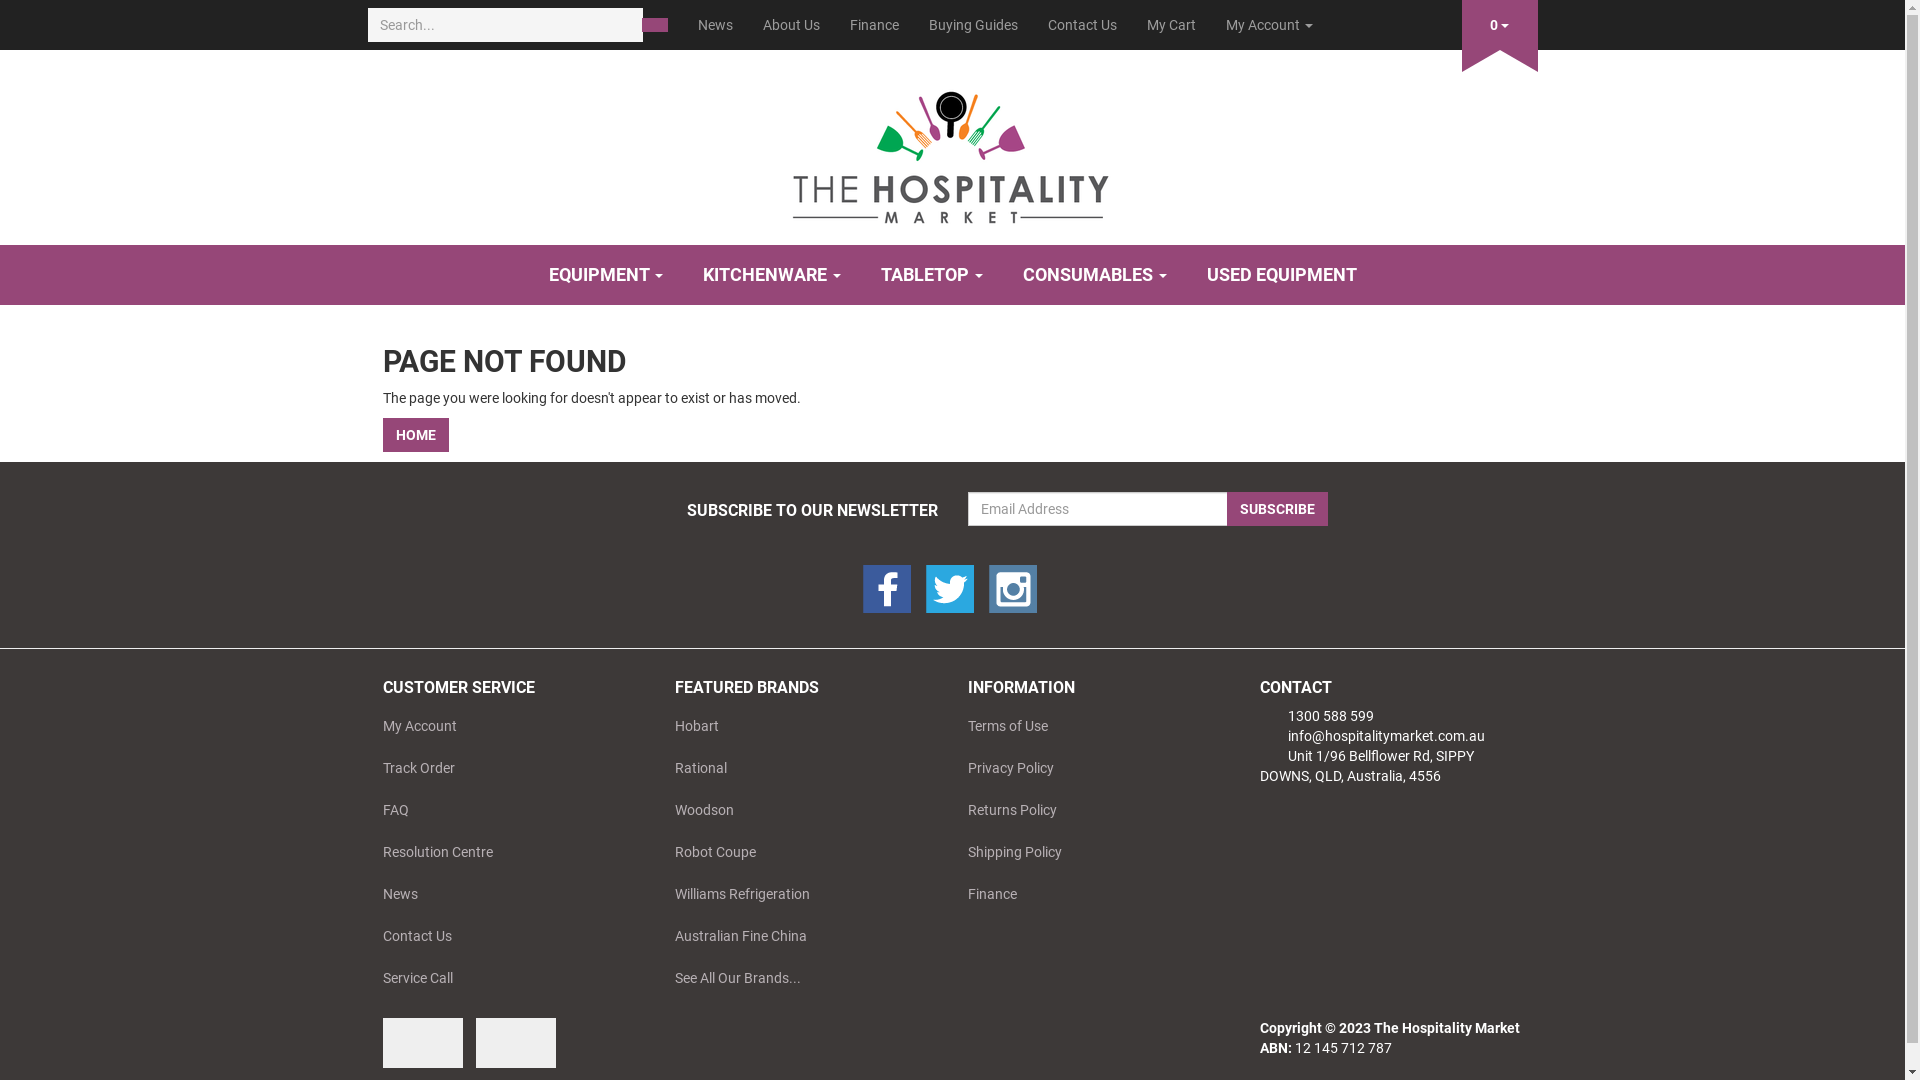 The height and width of the screenshot is (1080, 1920). Describe the element at coordinates (413, 434) in the screenshot. I see `'HOME'` at that location.